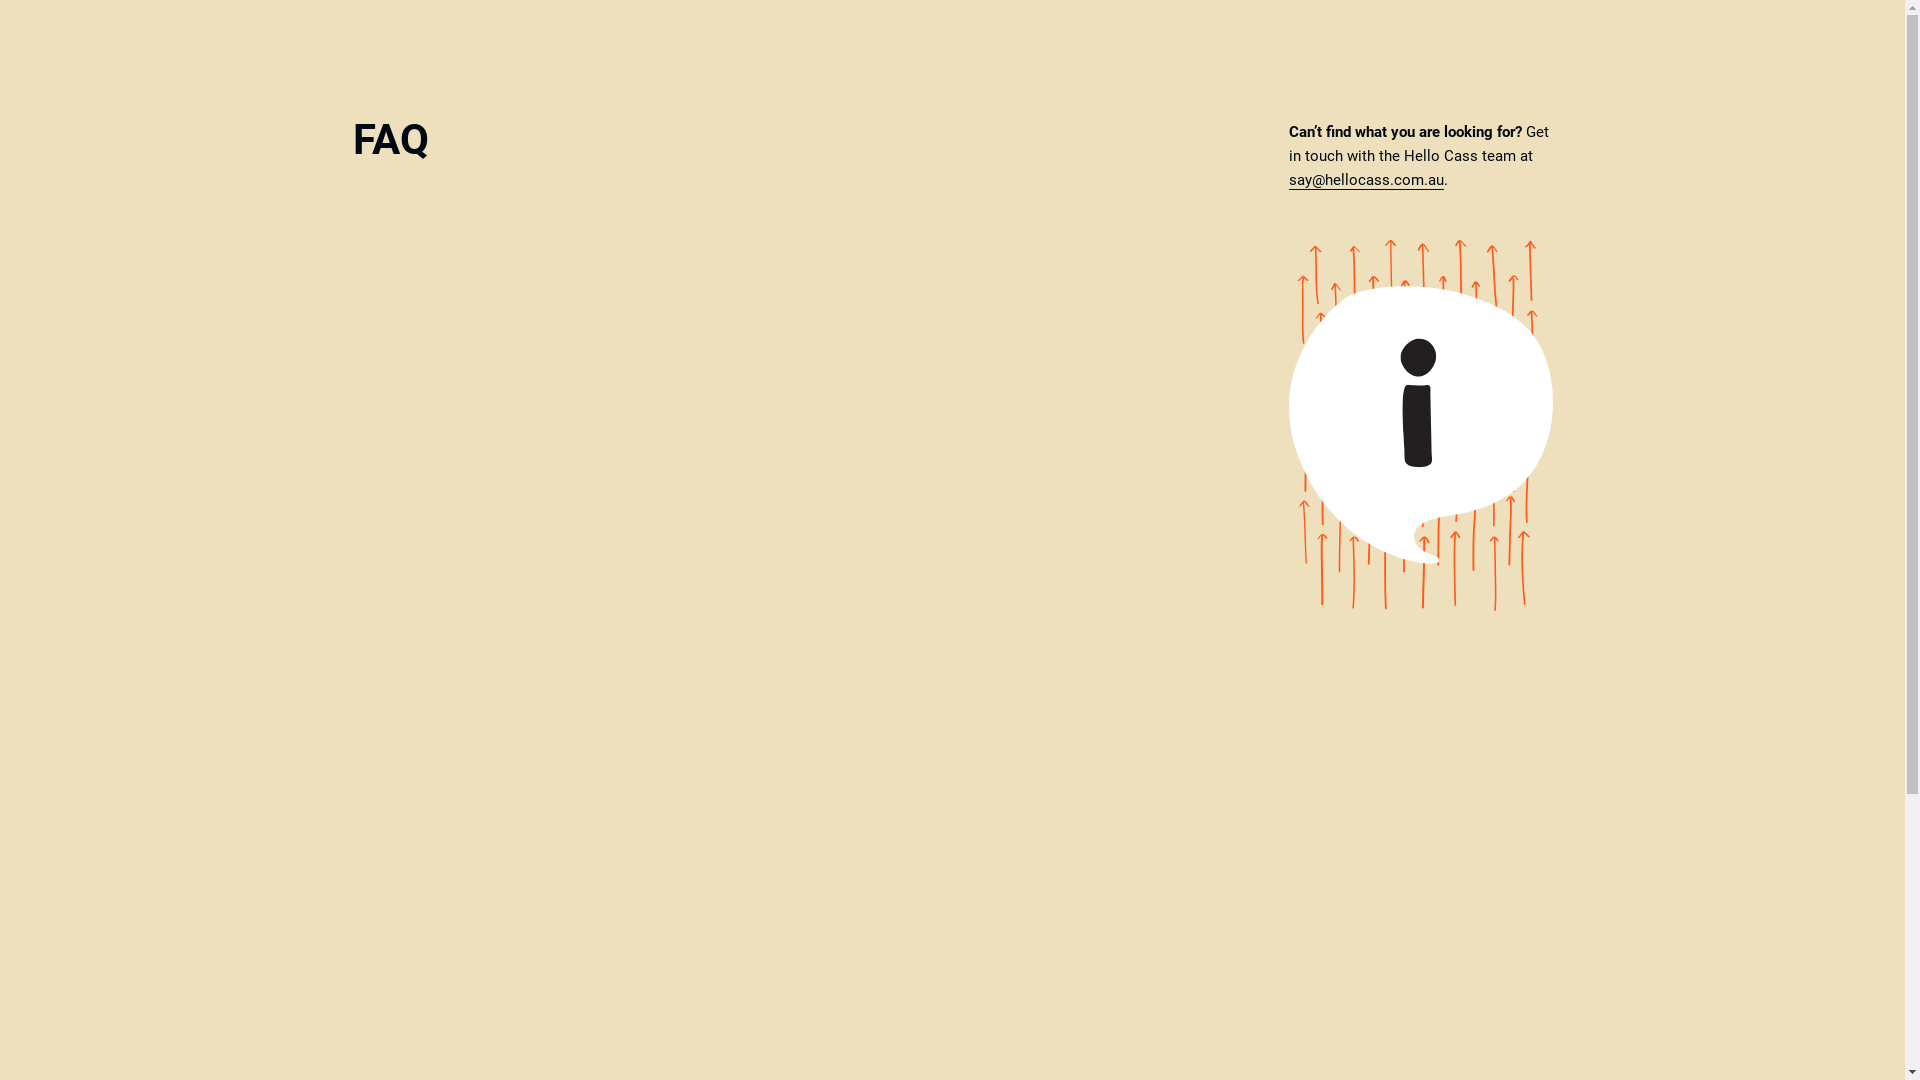 This screenshot has height=1080, width=1920. Describe the element at coordinates (1364, 180) in the screenshot. I see `'say@hellocass.com.au'` at that location.